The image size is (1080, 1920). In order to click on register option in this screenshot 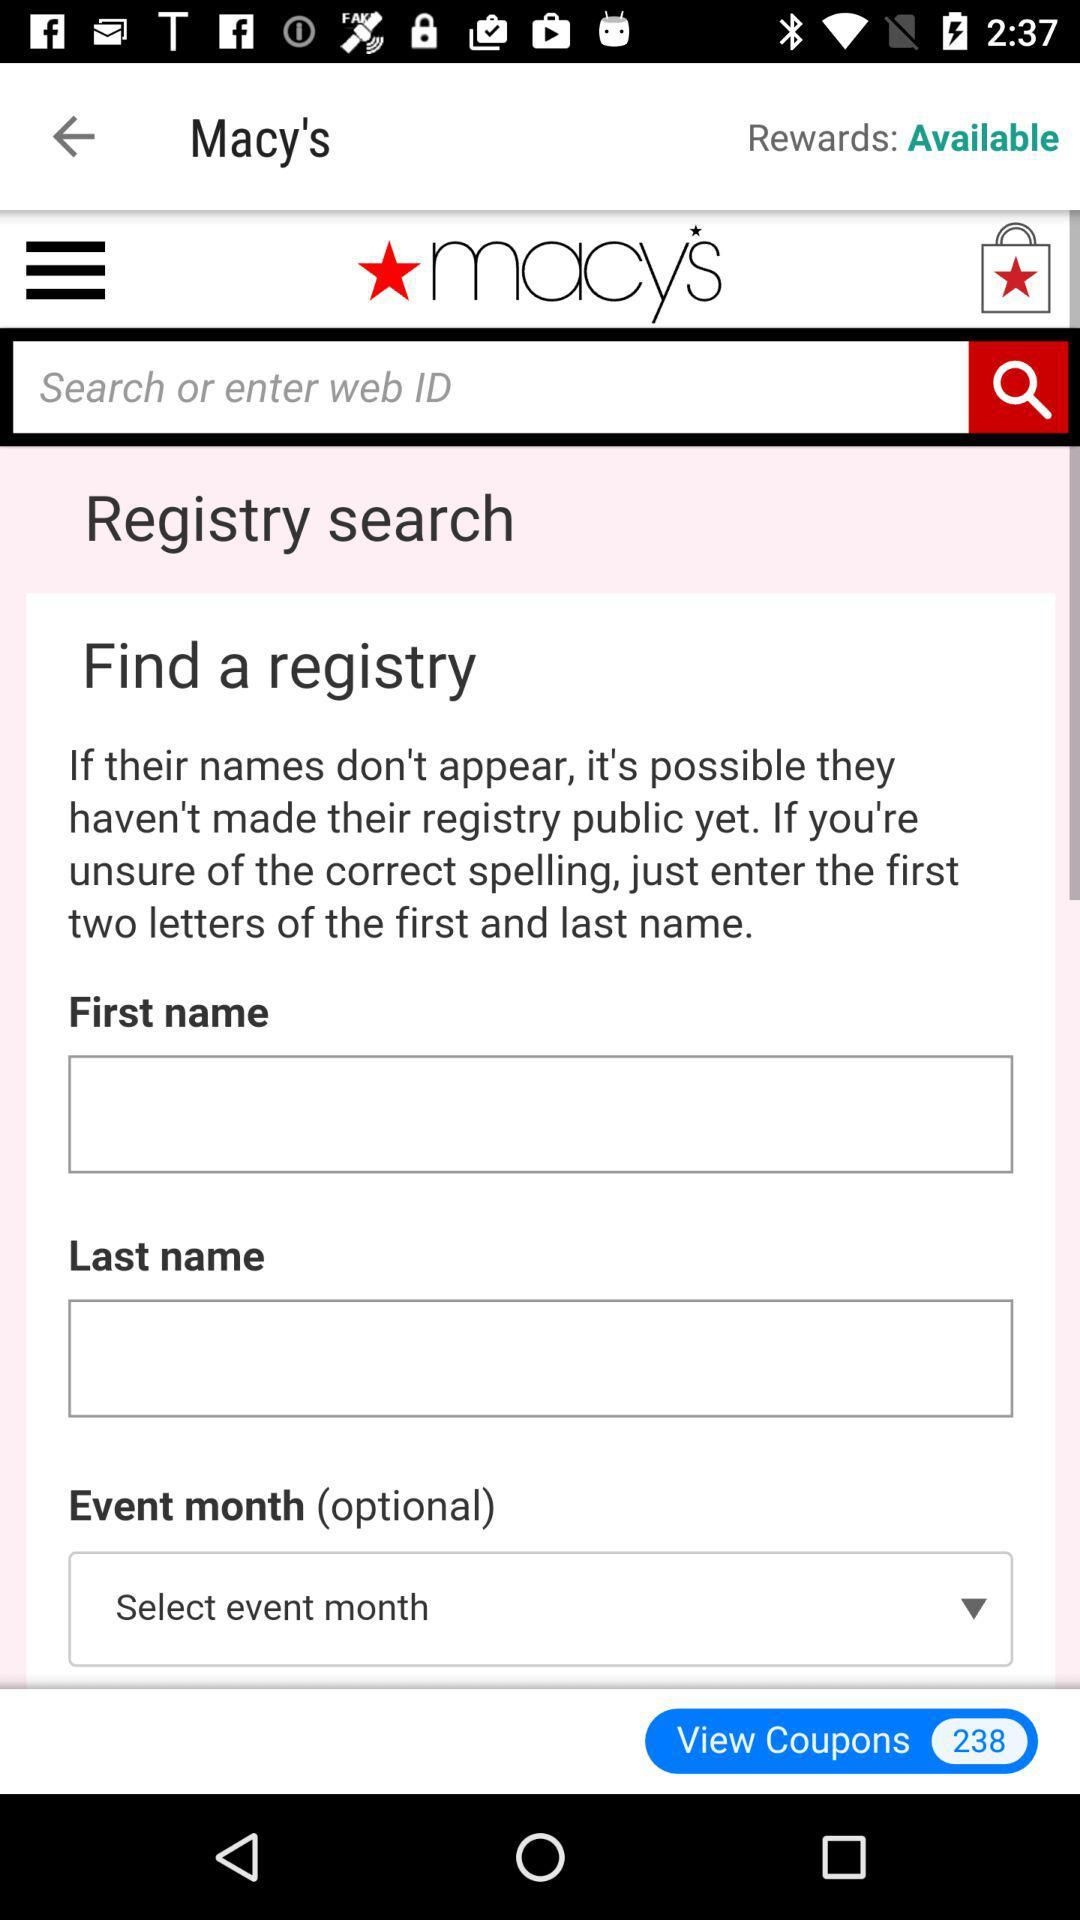, I will do `click(540, 948)`.